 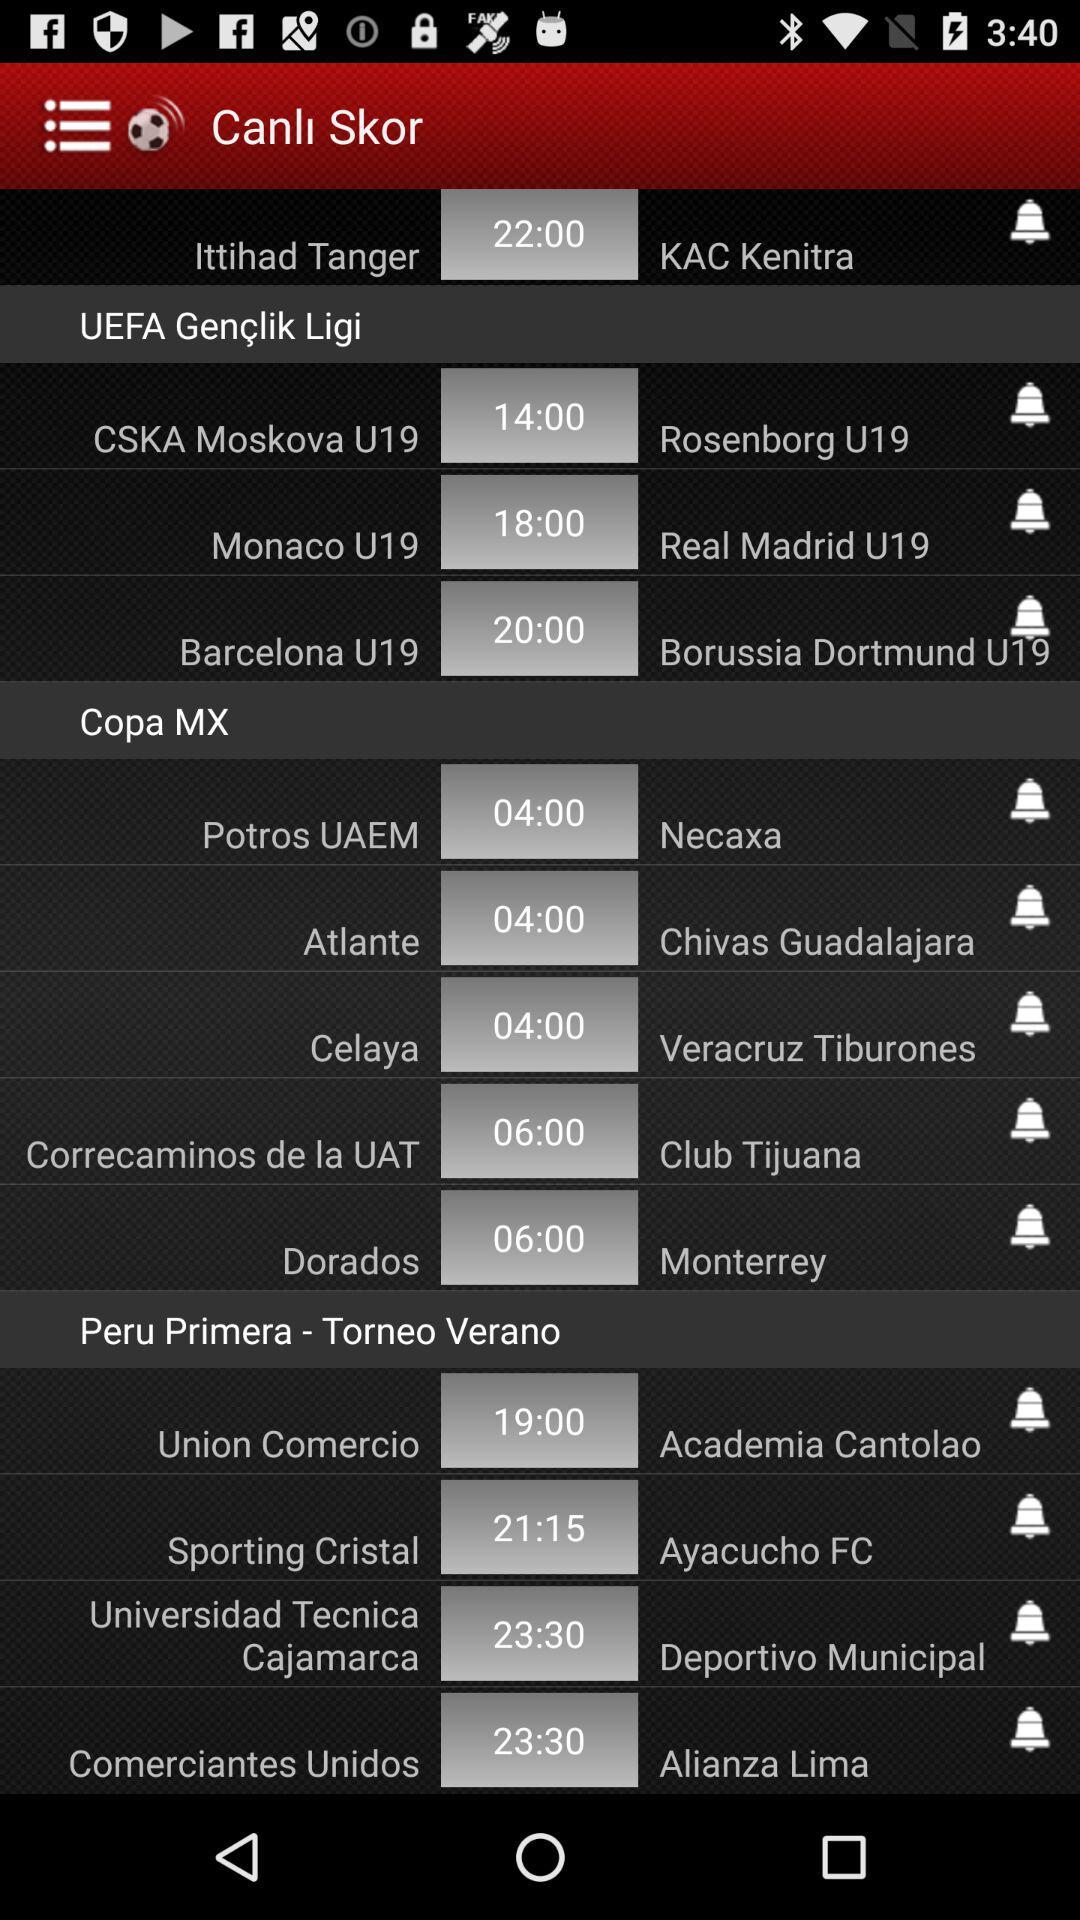 What do you see at coordinates (1029, 1120) in the screenshot?
I see `alert option` at bounding box center [1029, 1120].